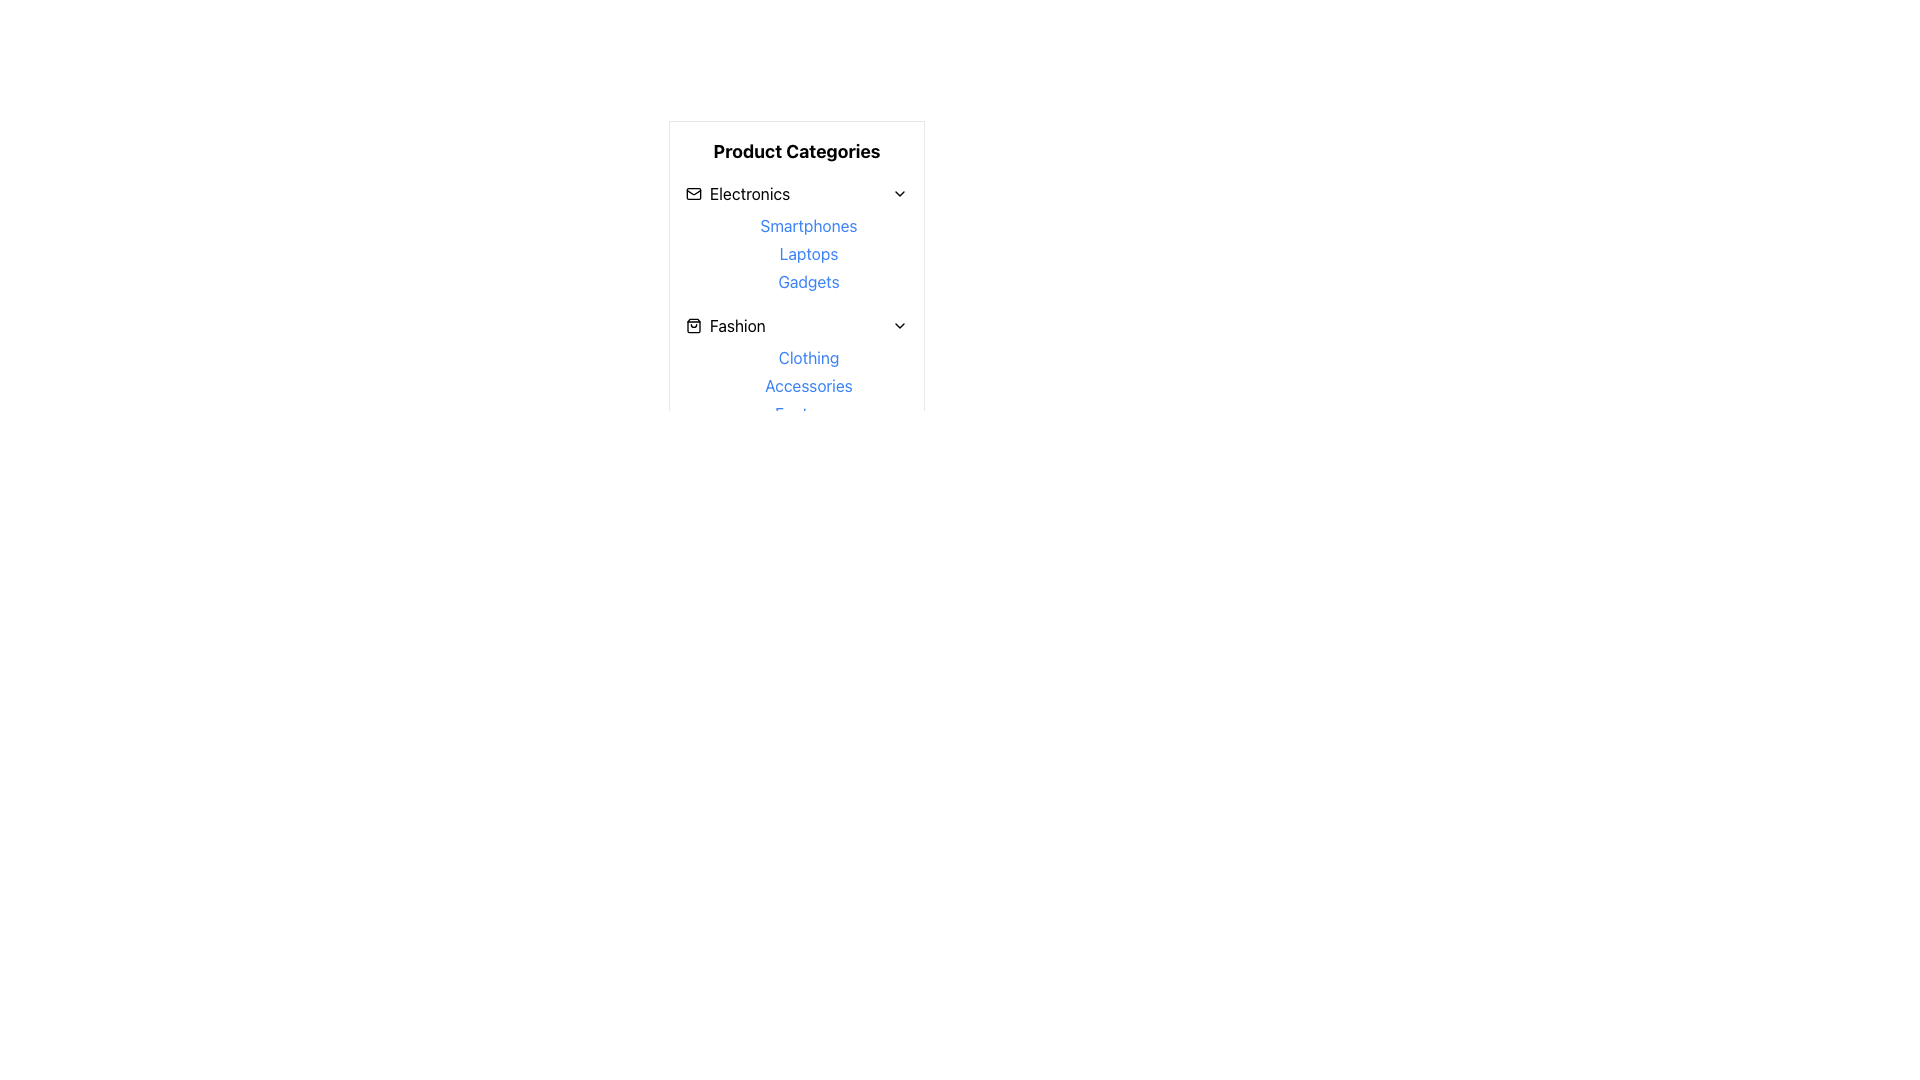  What do you see at coordinates (809, 253) in the screenshot?
I see `the text label displaying 'Laptops' in blue color` at bounding box center [809, 253].